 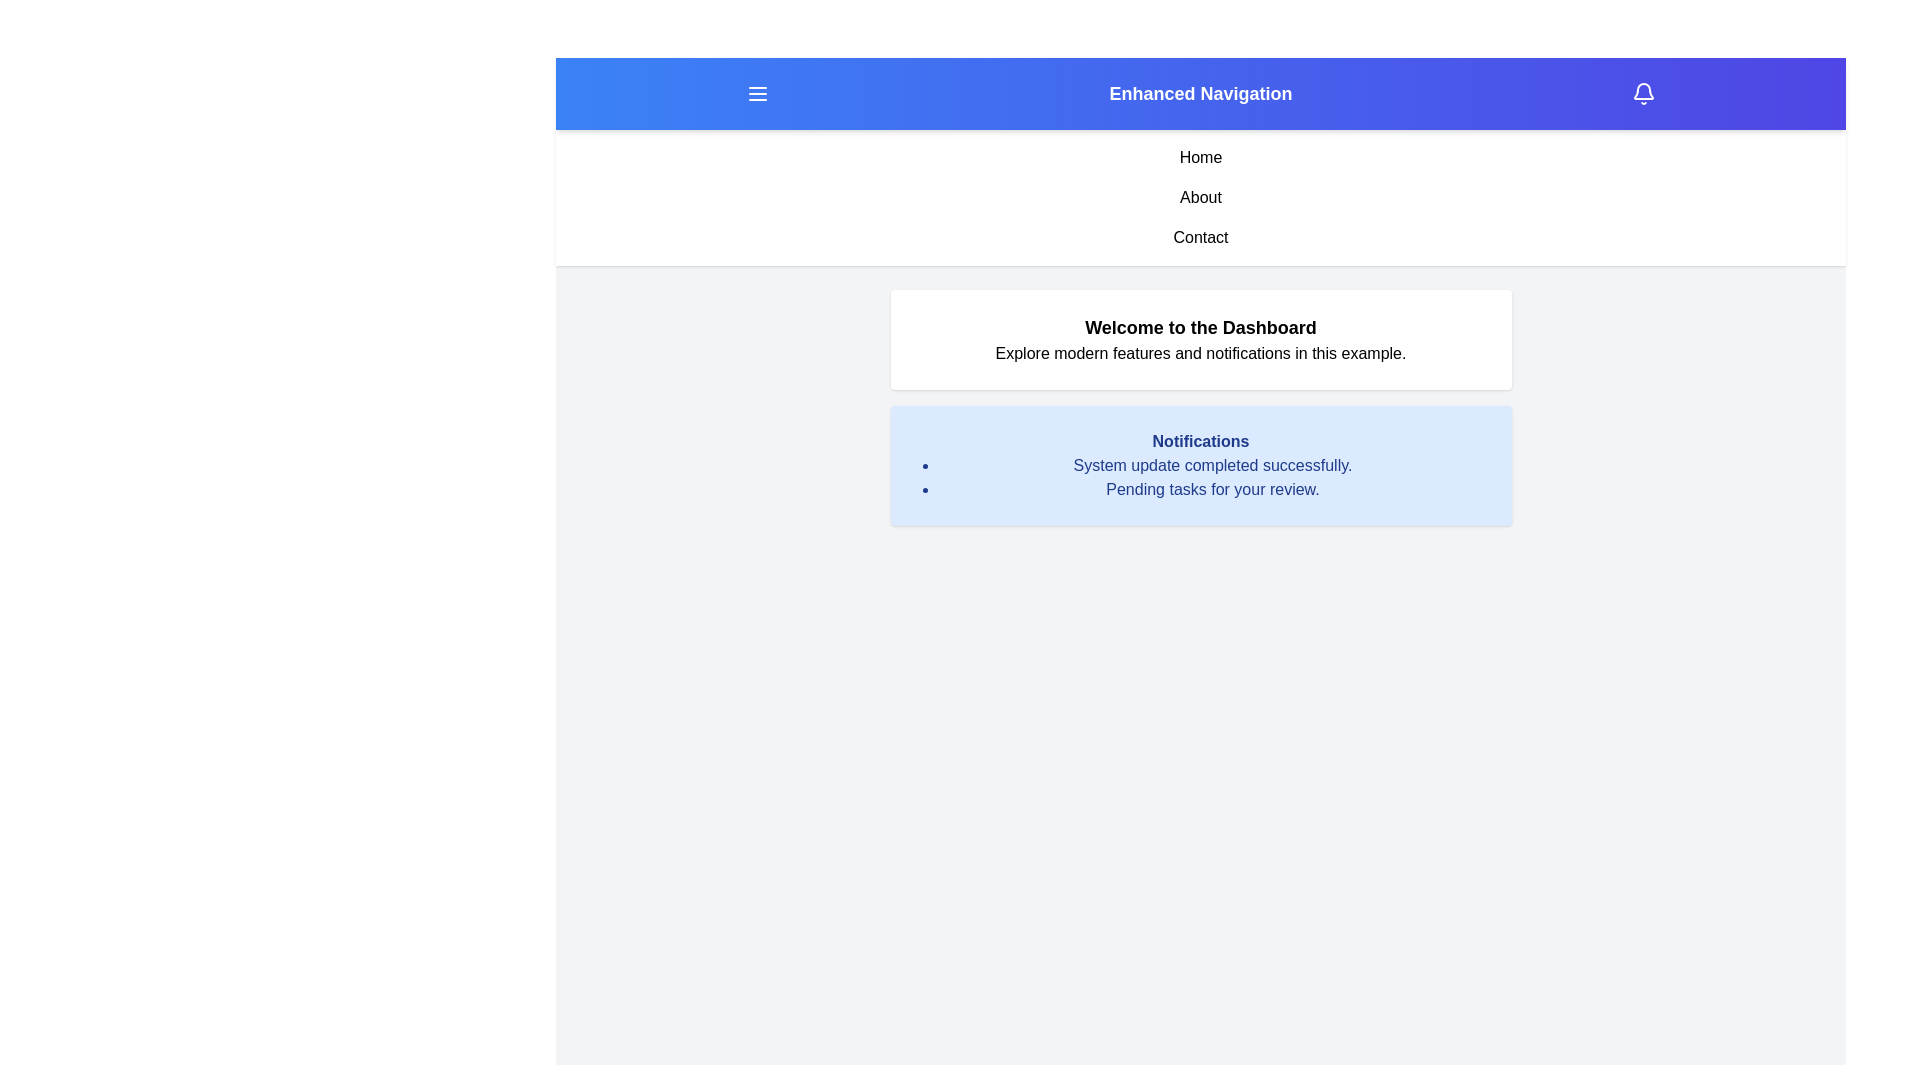 What do you see at coordinates (756, 93) in the screenshot?
I see `the menu button to toggle the menu visibility` at bounding box center [756, 93].